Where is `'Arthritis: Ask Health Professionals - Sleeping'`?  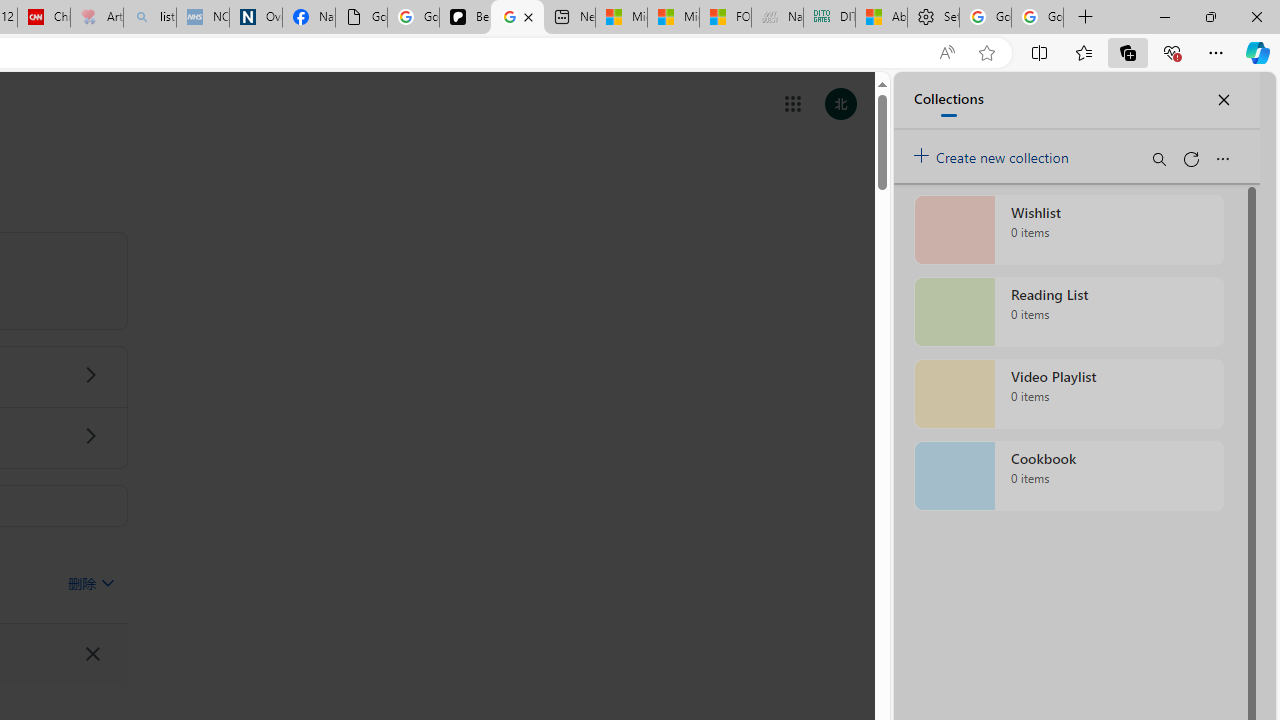 'Arthritis: Ask Health Professionals - Sleeping' is located at coordinates (95, 17).